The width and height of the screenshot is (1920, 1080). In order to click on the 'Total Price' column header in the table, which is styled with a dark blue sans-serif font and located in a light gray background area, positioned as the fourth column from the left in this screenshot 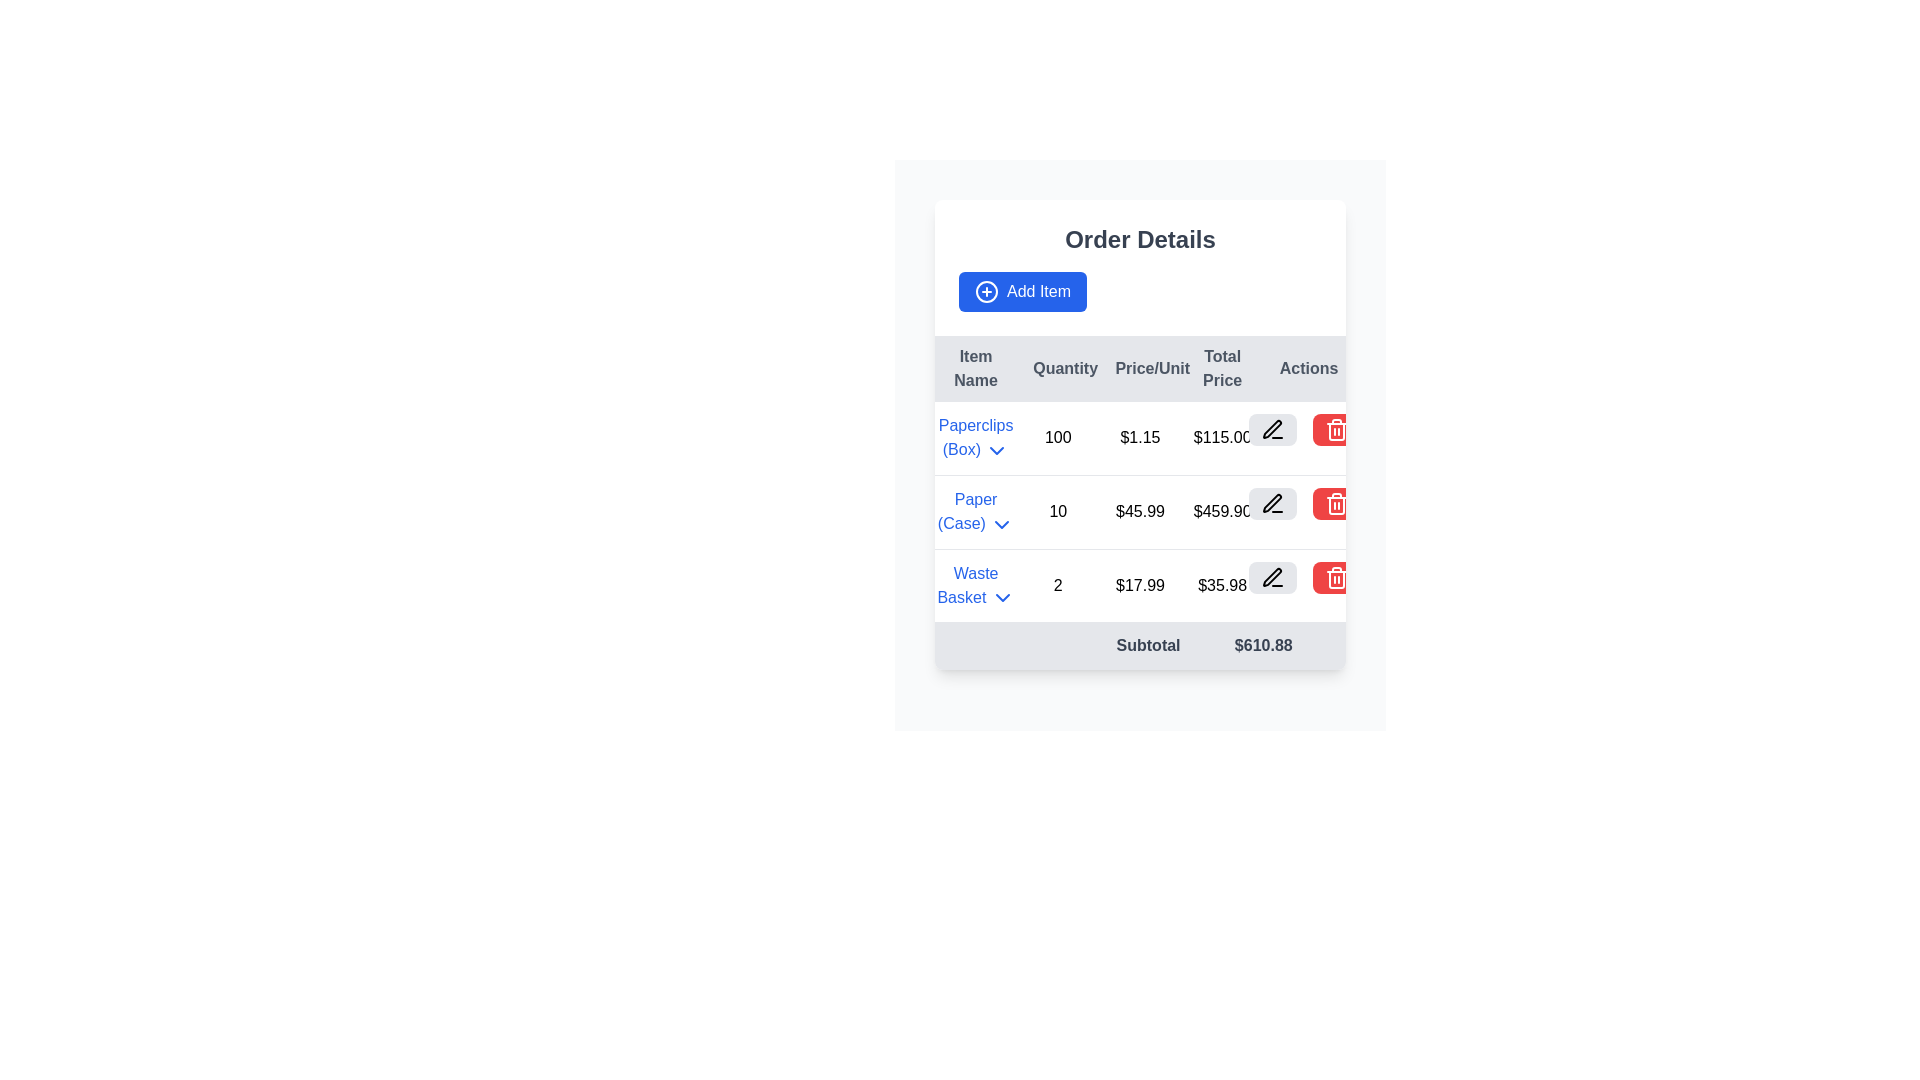, I will do `click(1221, 369)`.